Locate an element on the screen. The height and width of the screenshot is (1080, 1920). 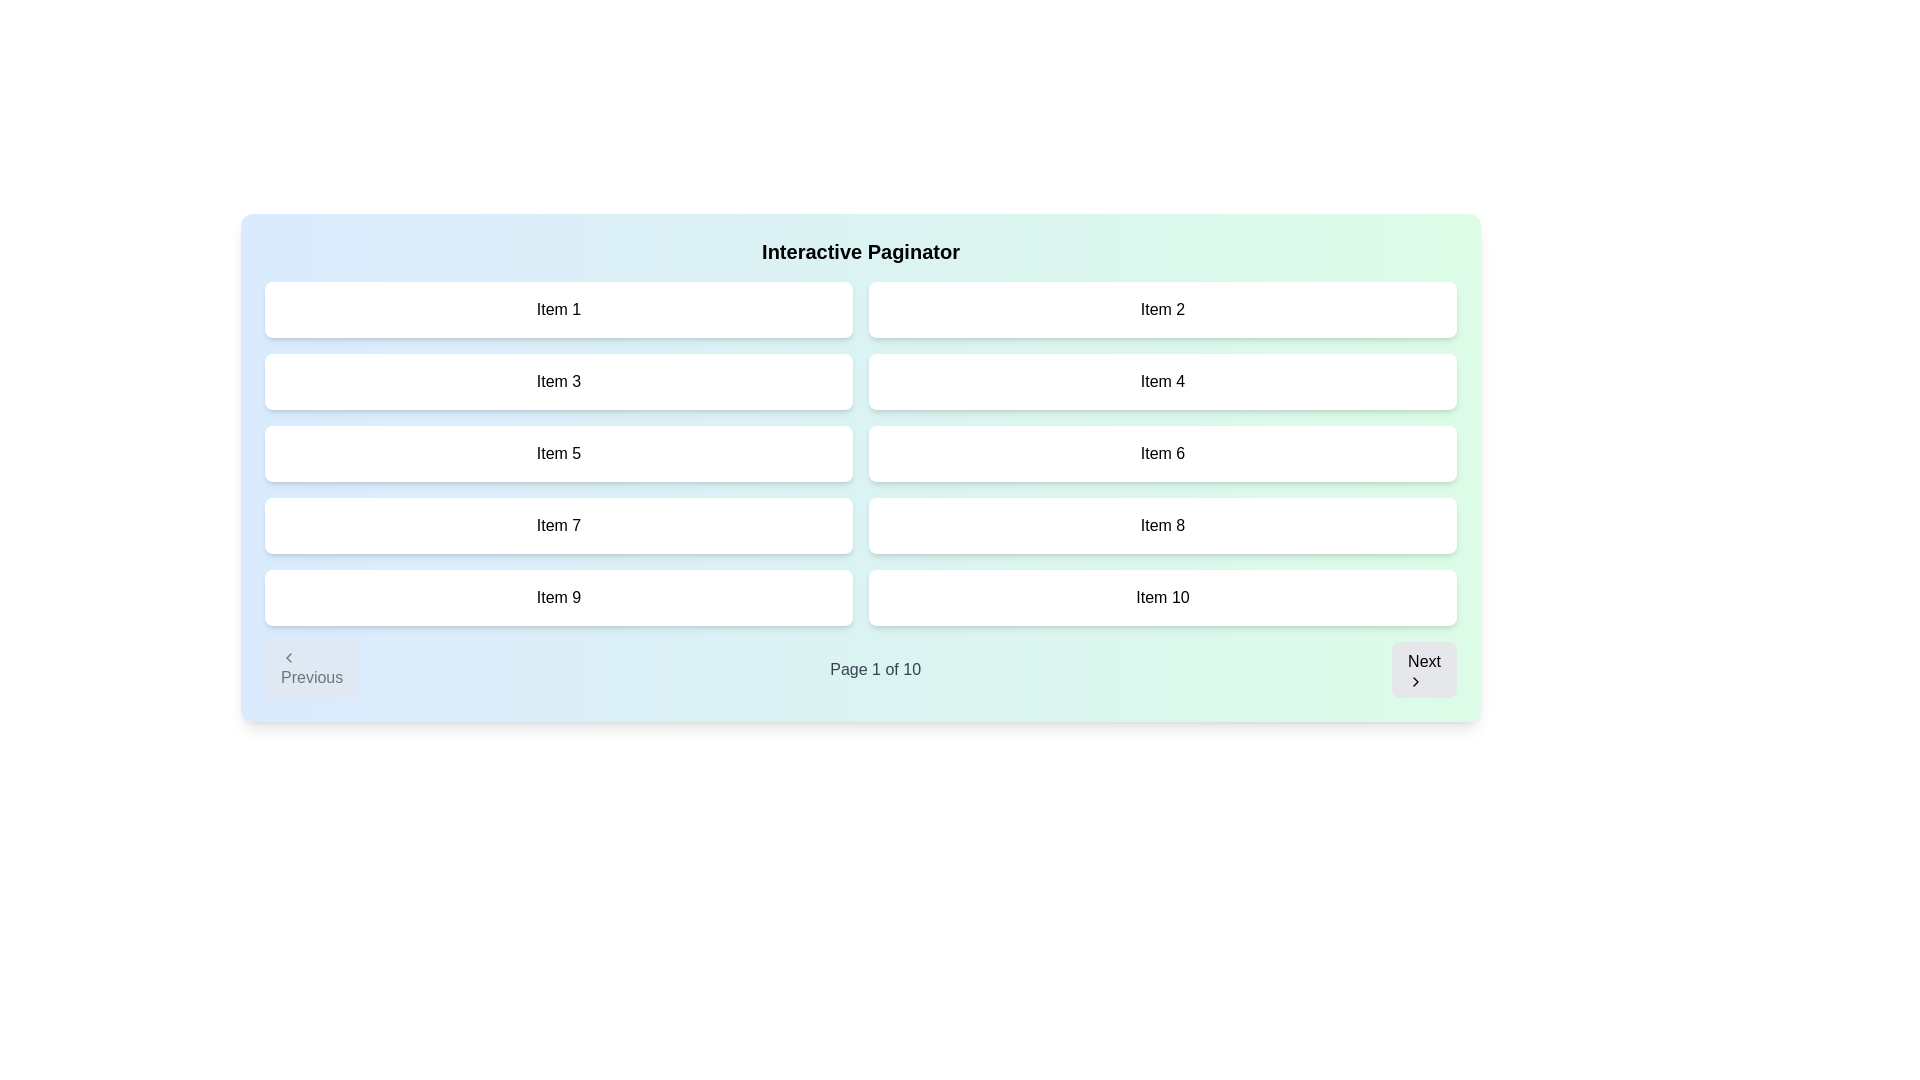
the bold, large-sized text element reading 'Interactive Paginator' displayed centrally at the top of the pagination interface is located at coordinates (860, 250).